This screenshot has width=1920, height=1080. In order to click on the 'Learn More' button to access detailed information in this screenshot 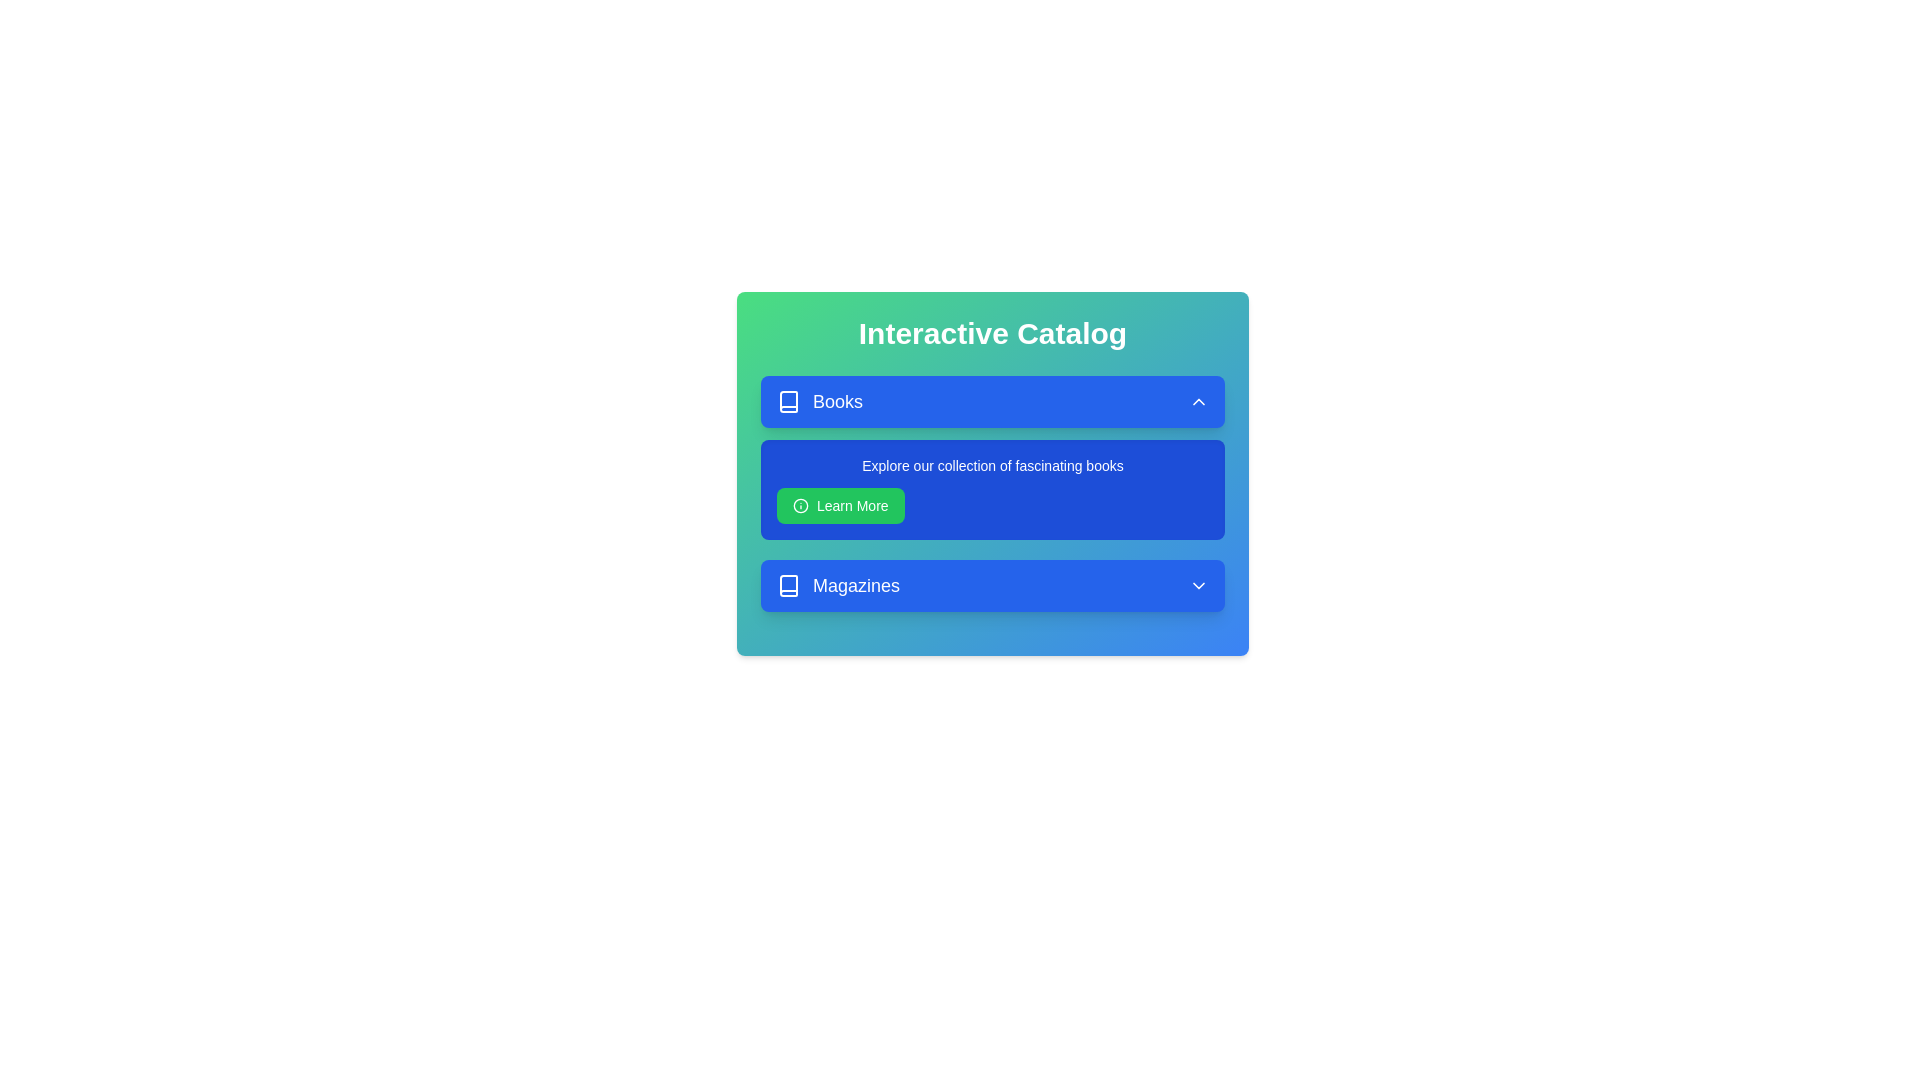, I will do `click(840, 504)`.